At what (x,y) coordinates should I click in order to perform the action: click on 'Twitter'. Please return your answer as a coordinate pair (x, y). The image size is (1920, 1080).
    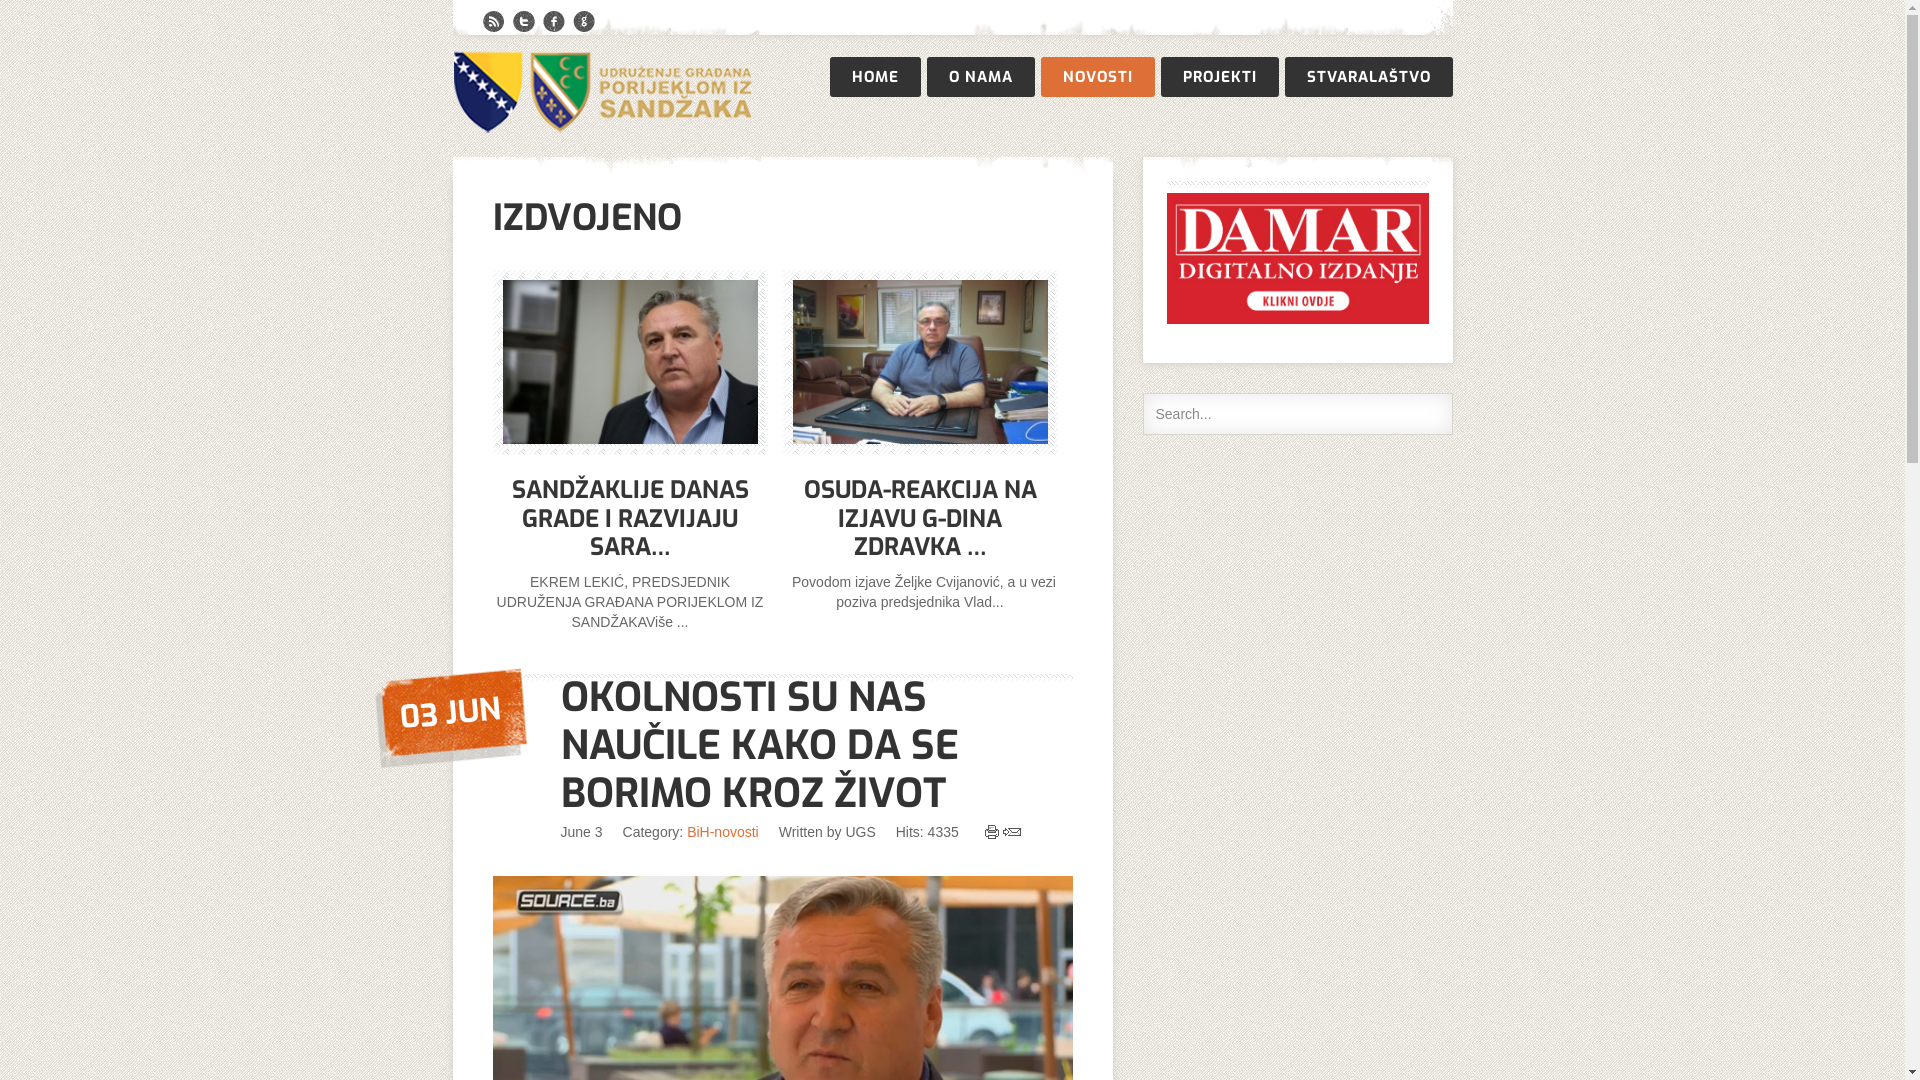
    Looking at the image, I should click on (523, 22).